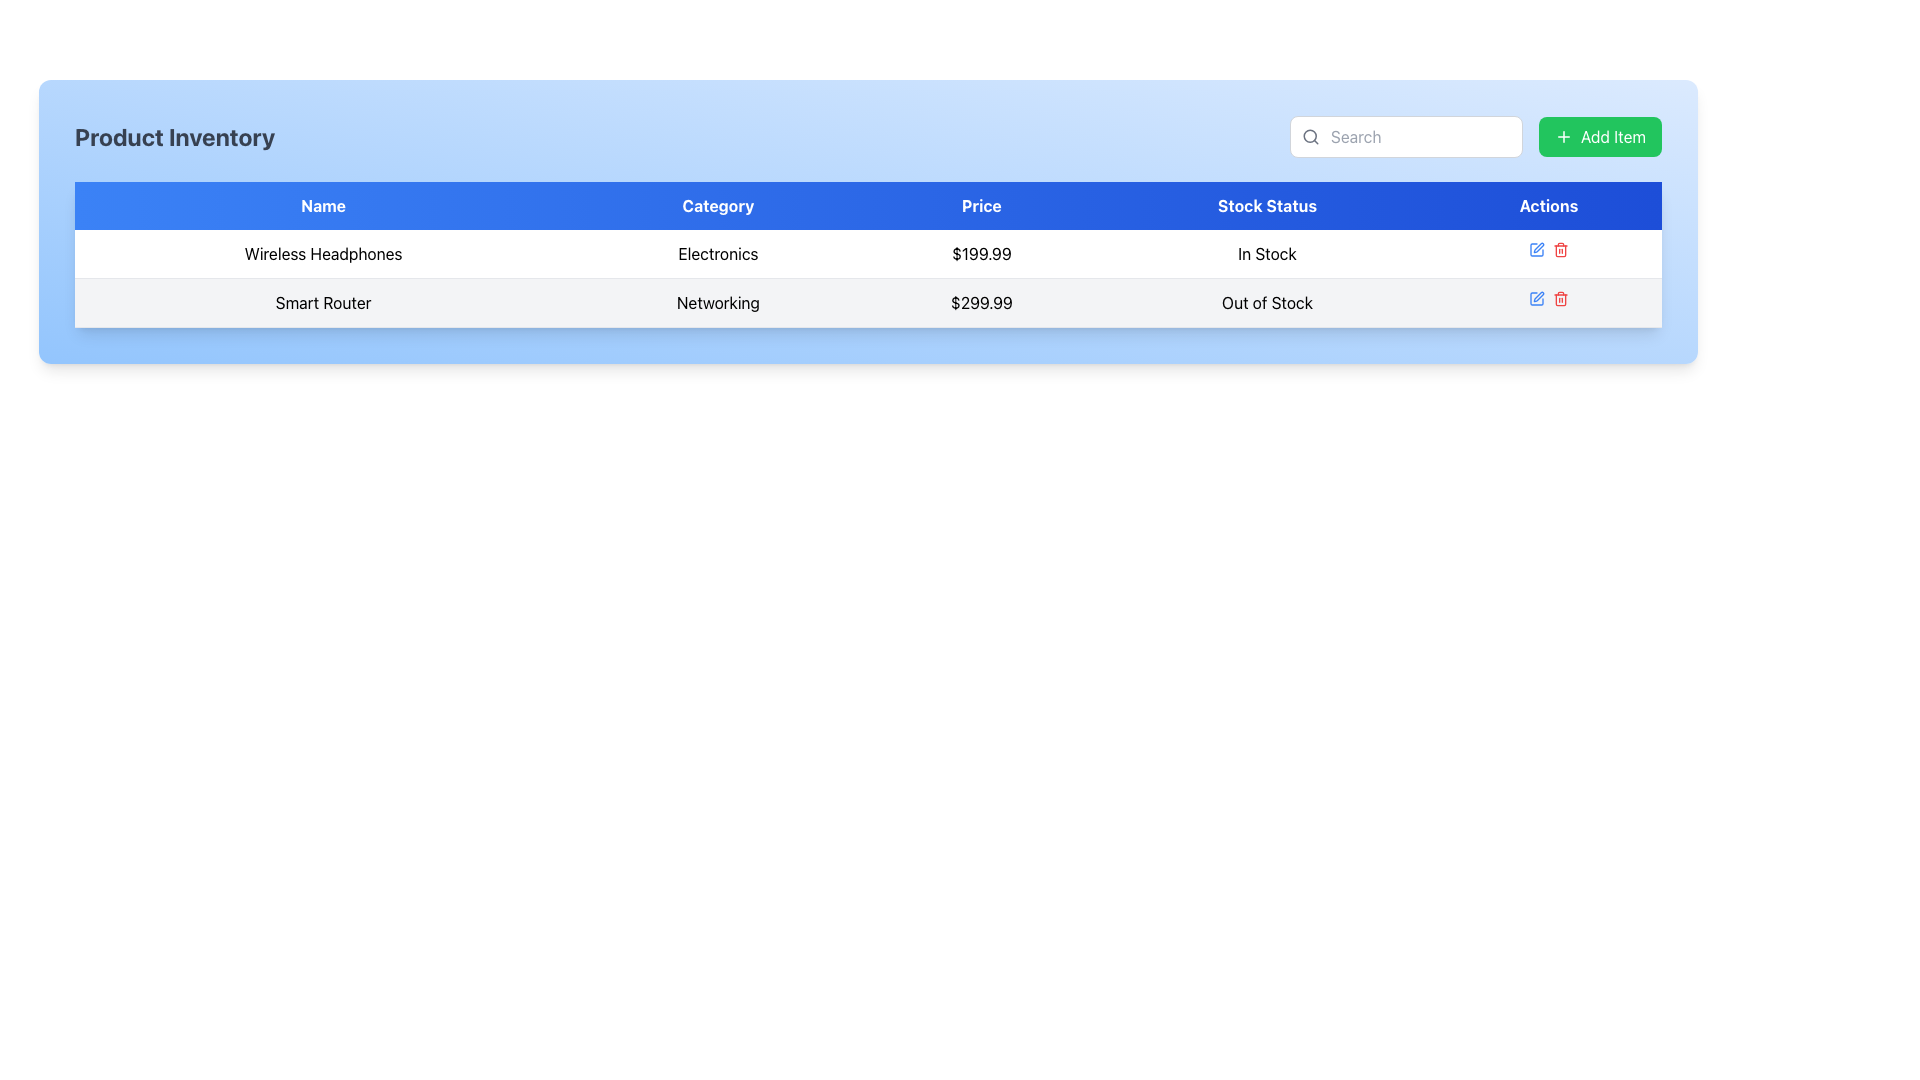 The image size is (1920, 1080). Describe the element at coordinates (1537, 246) in the screenshot. I see `the blue edit icon in the 'Actions' column of the second row under 'Product Inventory'` at that location.